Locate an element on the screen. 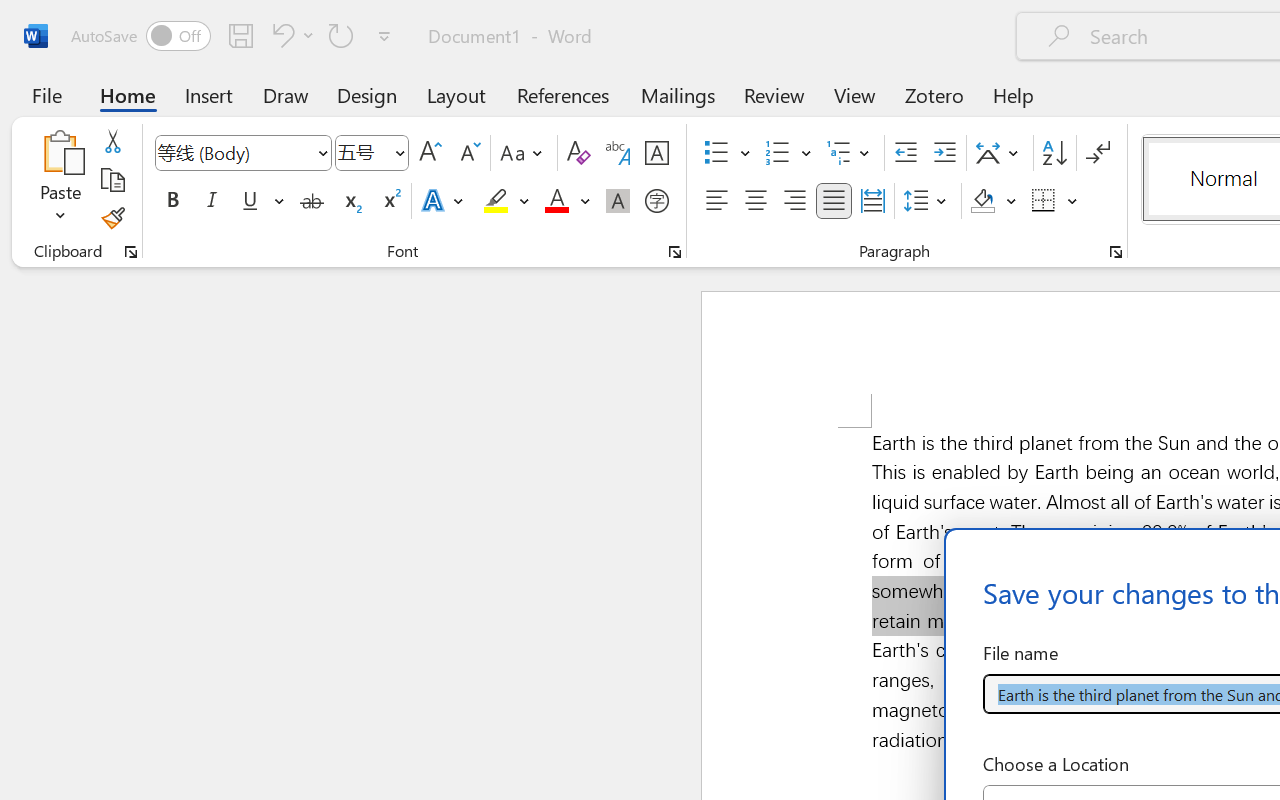 The height and width of the screenshot is (800, 1280). 'Cut' is located at coordinates (111, 141).